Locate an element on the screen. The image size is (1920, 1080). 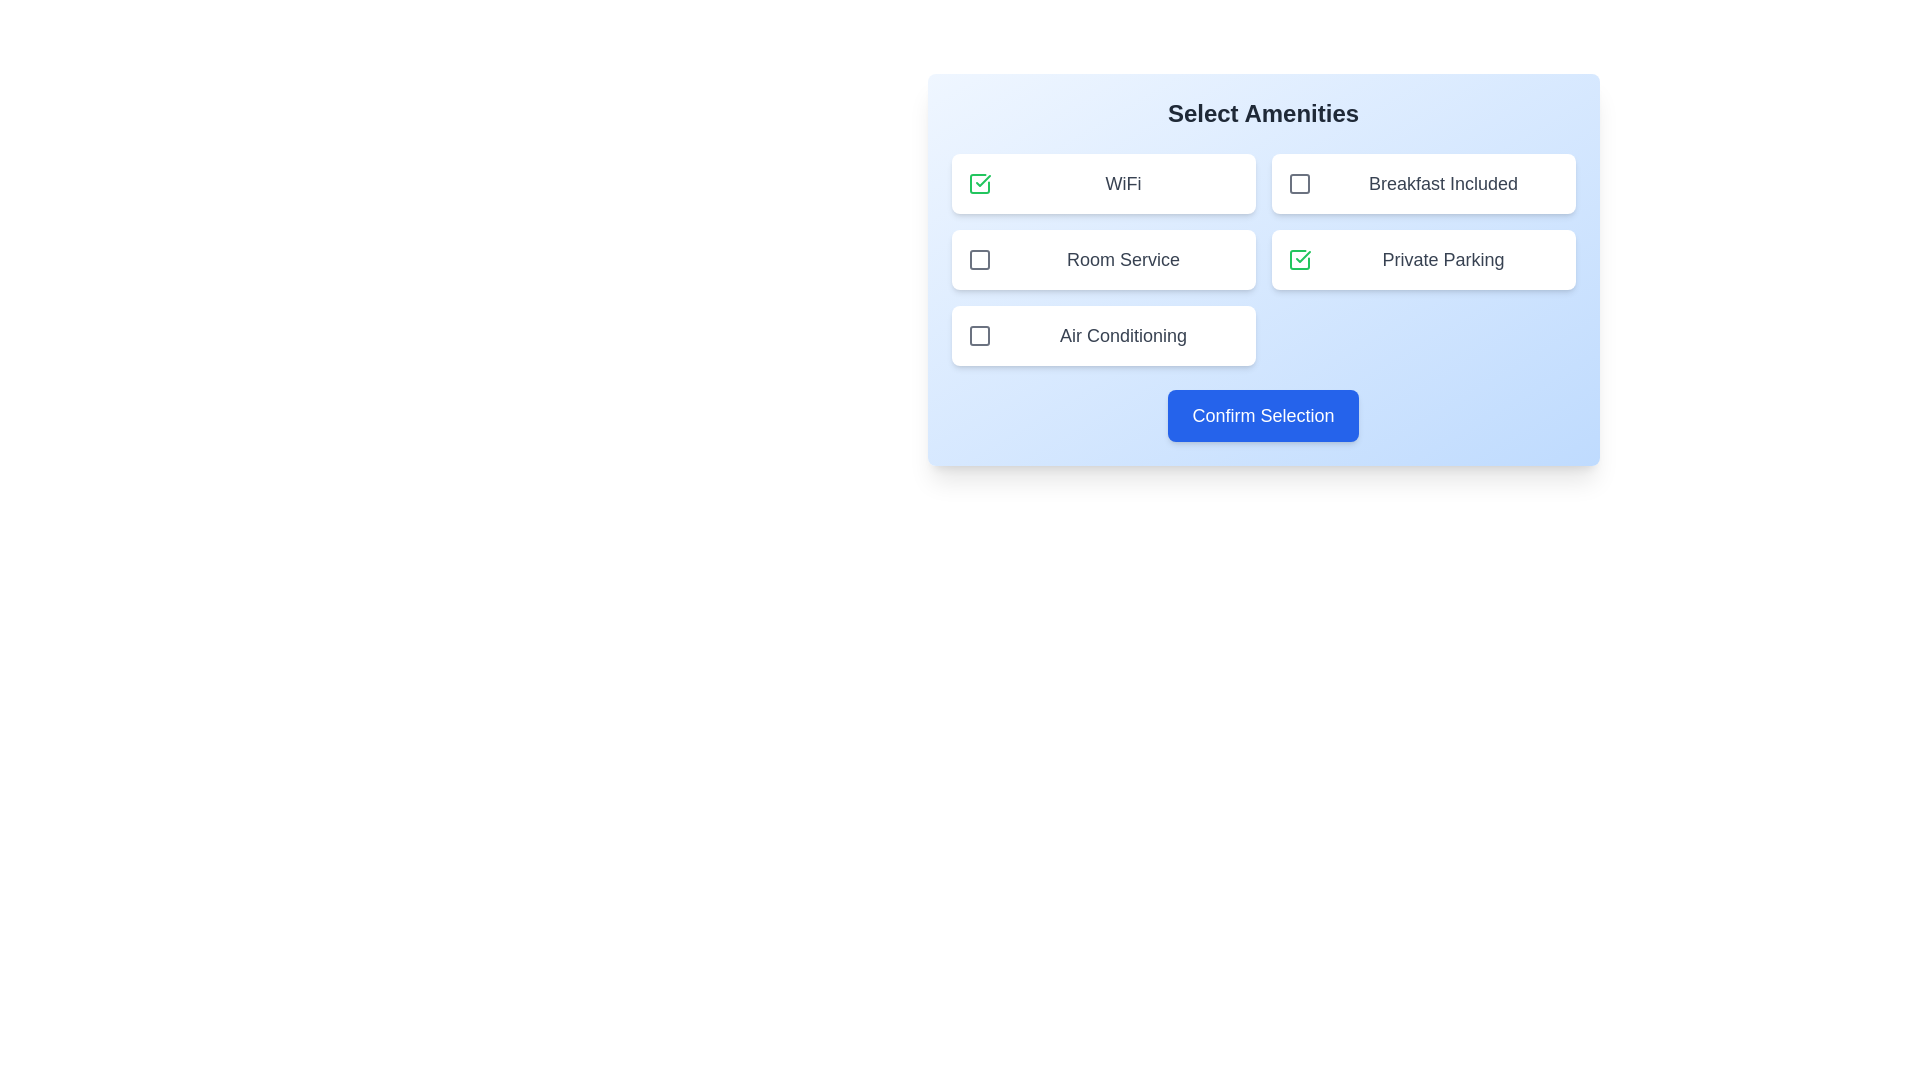
the checkbox associated with the 'Private Parking' option is located at coordinates (1299, 258).